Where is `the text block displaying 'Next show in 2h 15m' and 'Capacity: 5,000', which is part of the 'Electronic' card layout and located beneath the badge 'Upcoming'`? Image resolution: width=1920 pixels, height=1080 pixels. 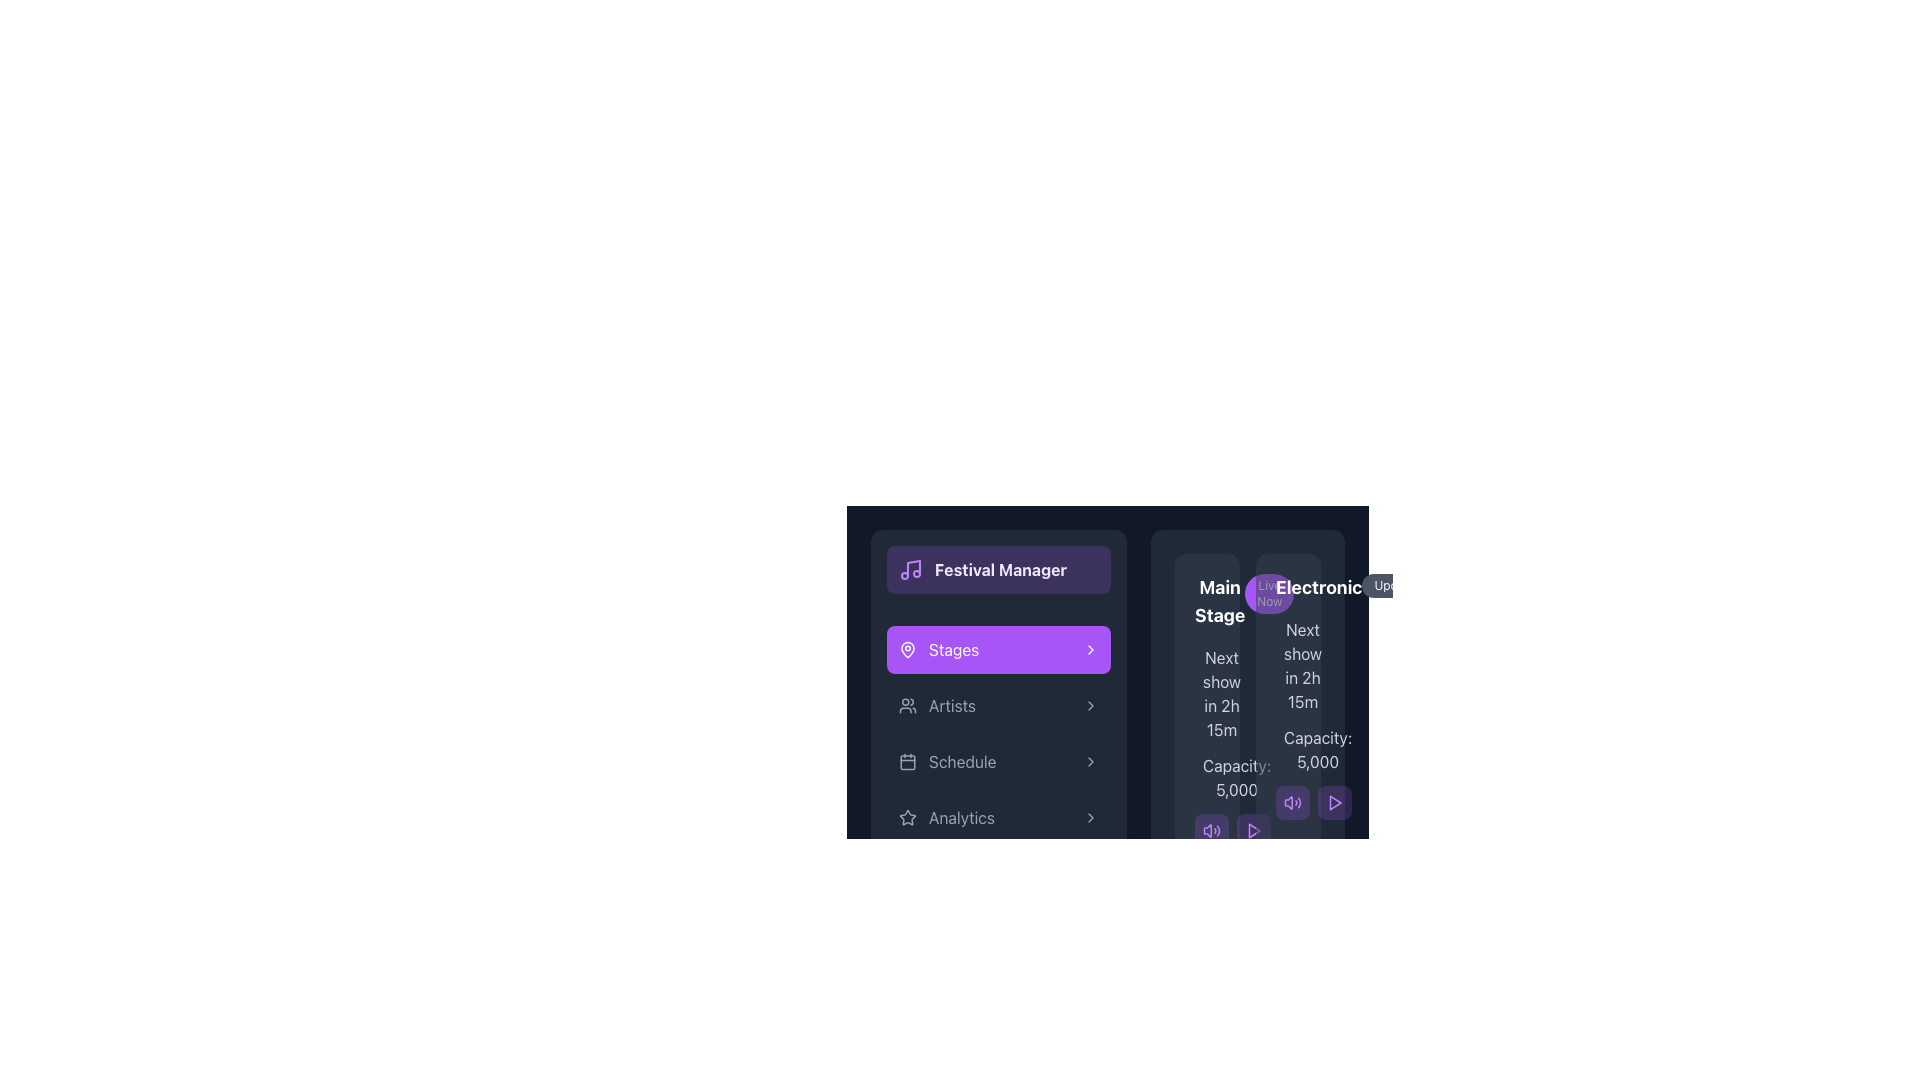 the text block displaying 'Next show in 2h 15m' and 'Capacity: 5,000', which is part of the 'Electronic' card layout and located beneath the badge 'Upcoming' is located at coordinates (1288, 717).